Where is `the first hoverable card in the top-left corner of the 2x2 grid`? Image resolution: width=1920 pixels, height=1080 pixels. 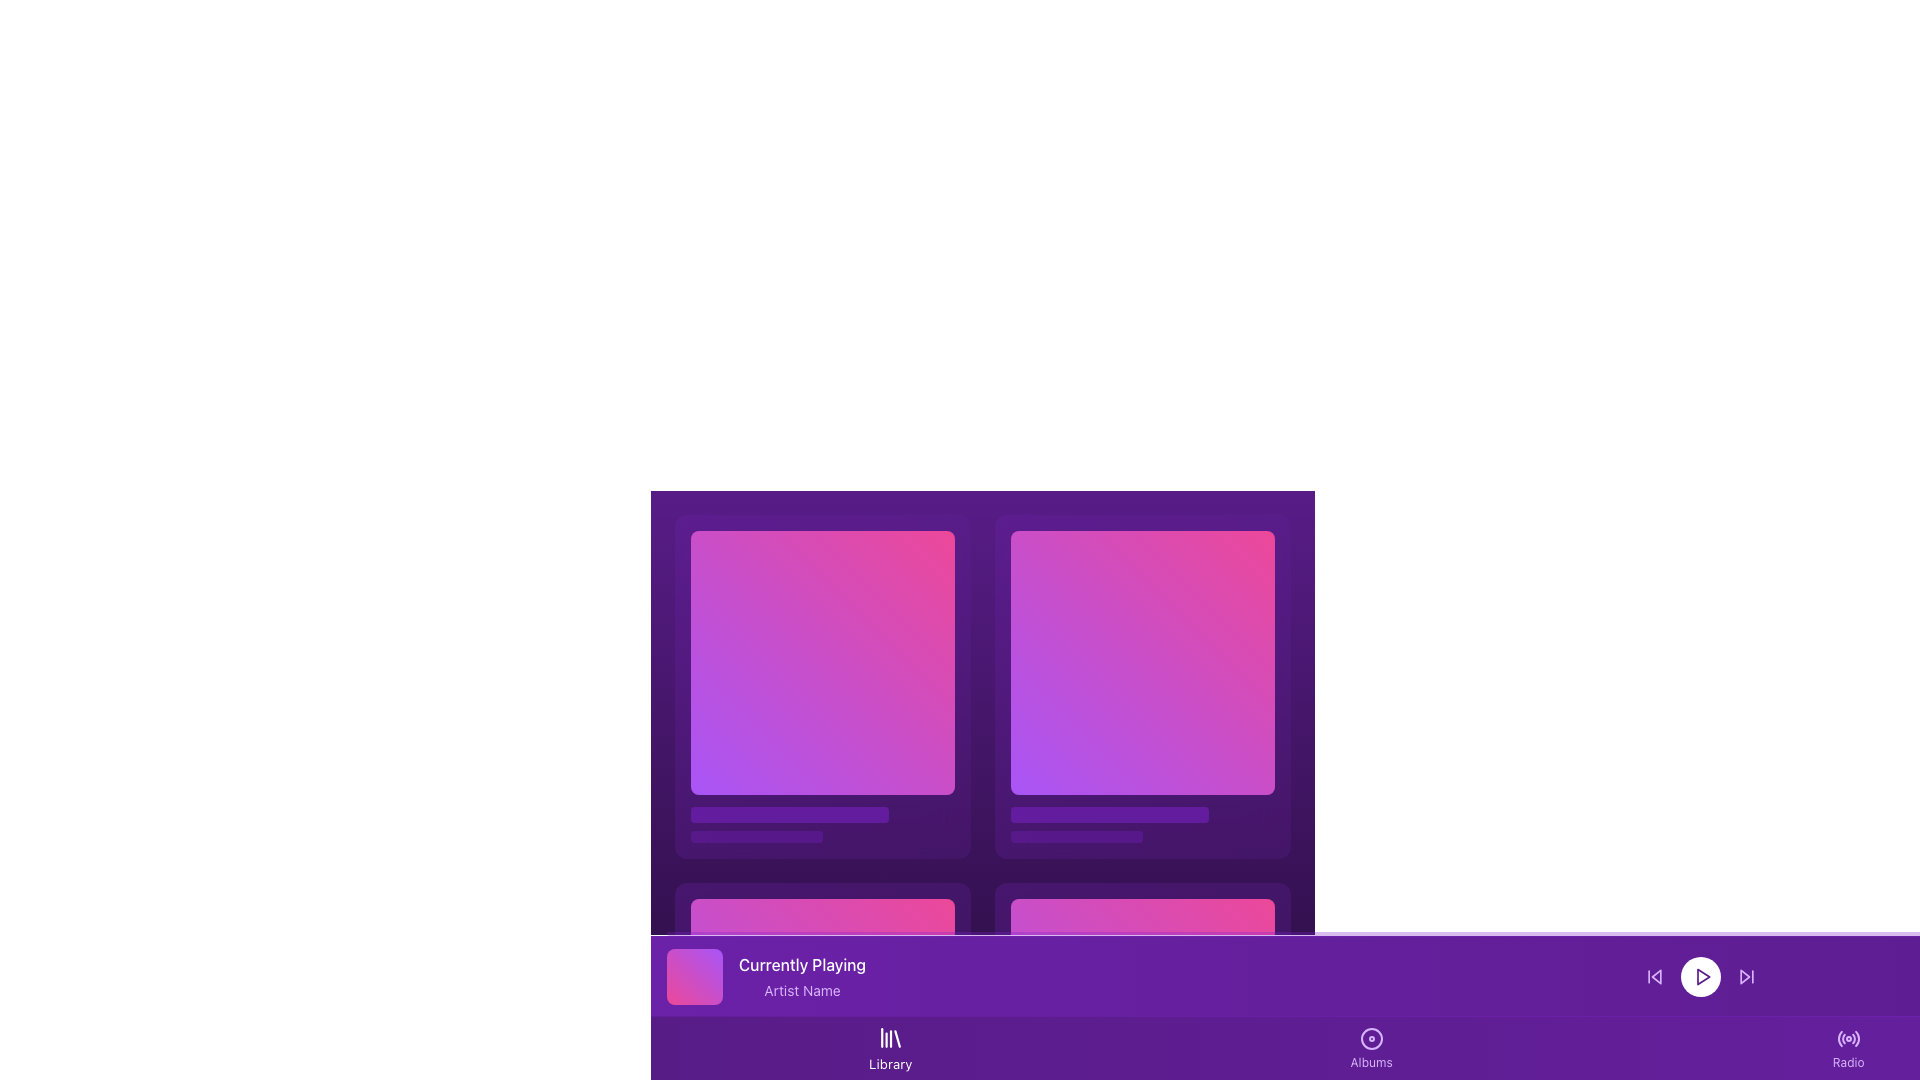 the first hoverable card in the top-left corner of the 2x2 grid is located at coordinates (822, 685).